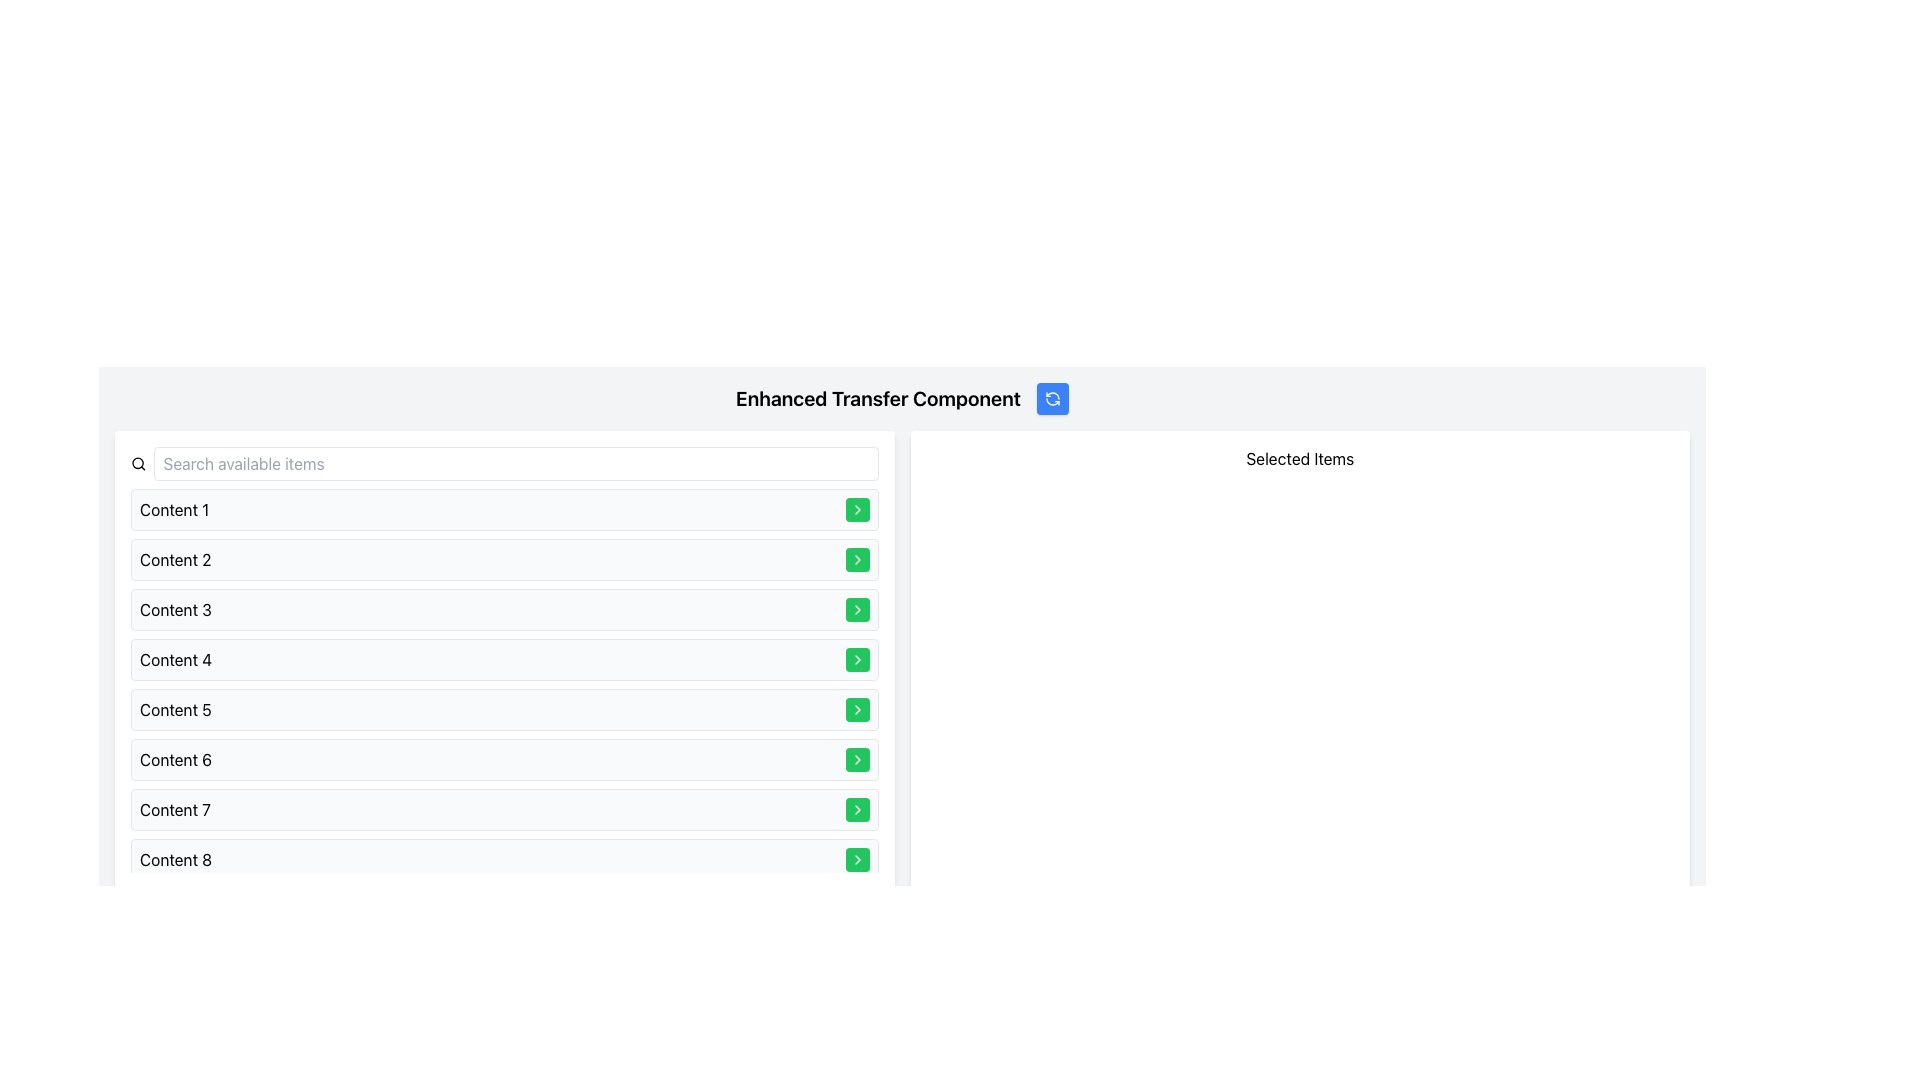 This screenshot has height=1080, width=1920. I want to click on the rightmost button associated with 'Content 5', so click(857, 708).